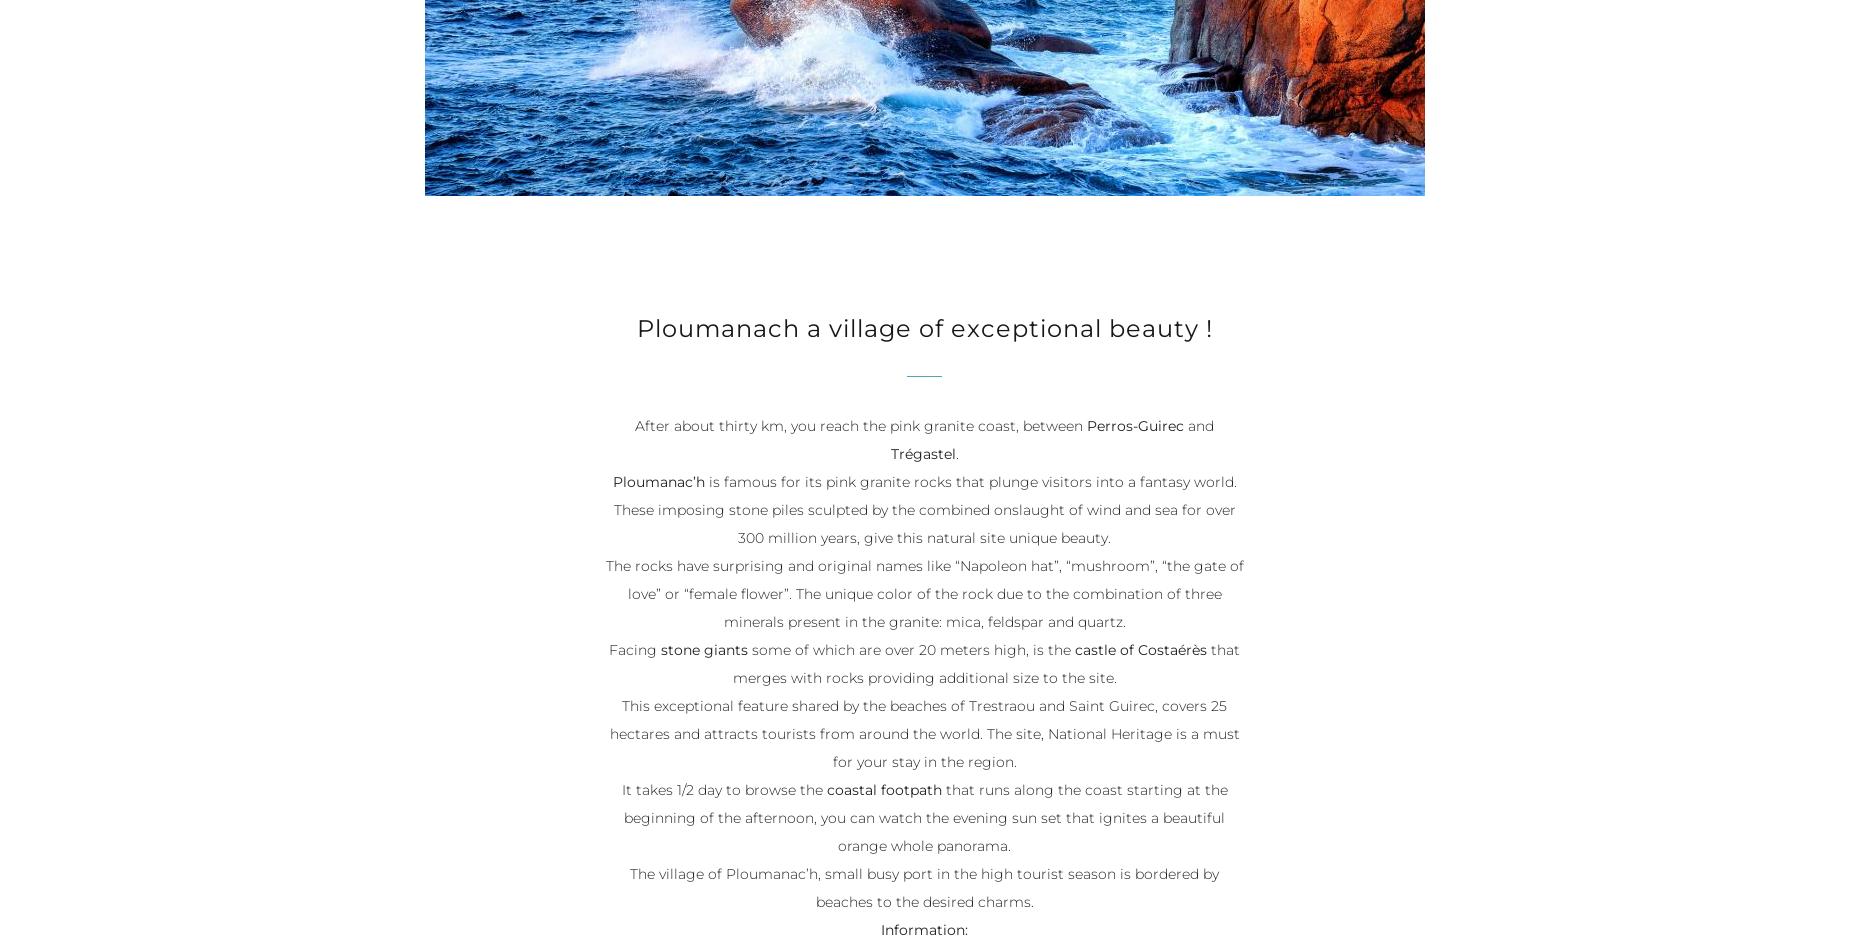 The width and height of the screenshot is (1850, 949). What do you see at coordinates (985, 664) in the screenshot?
I see `'that merges with rocks providing additional size to the site.'` at bounding box center [985, 664].